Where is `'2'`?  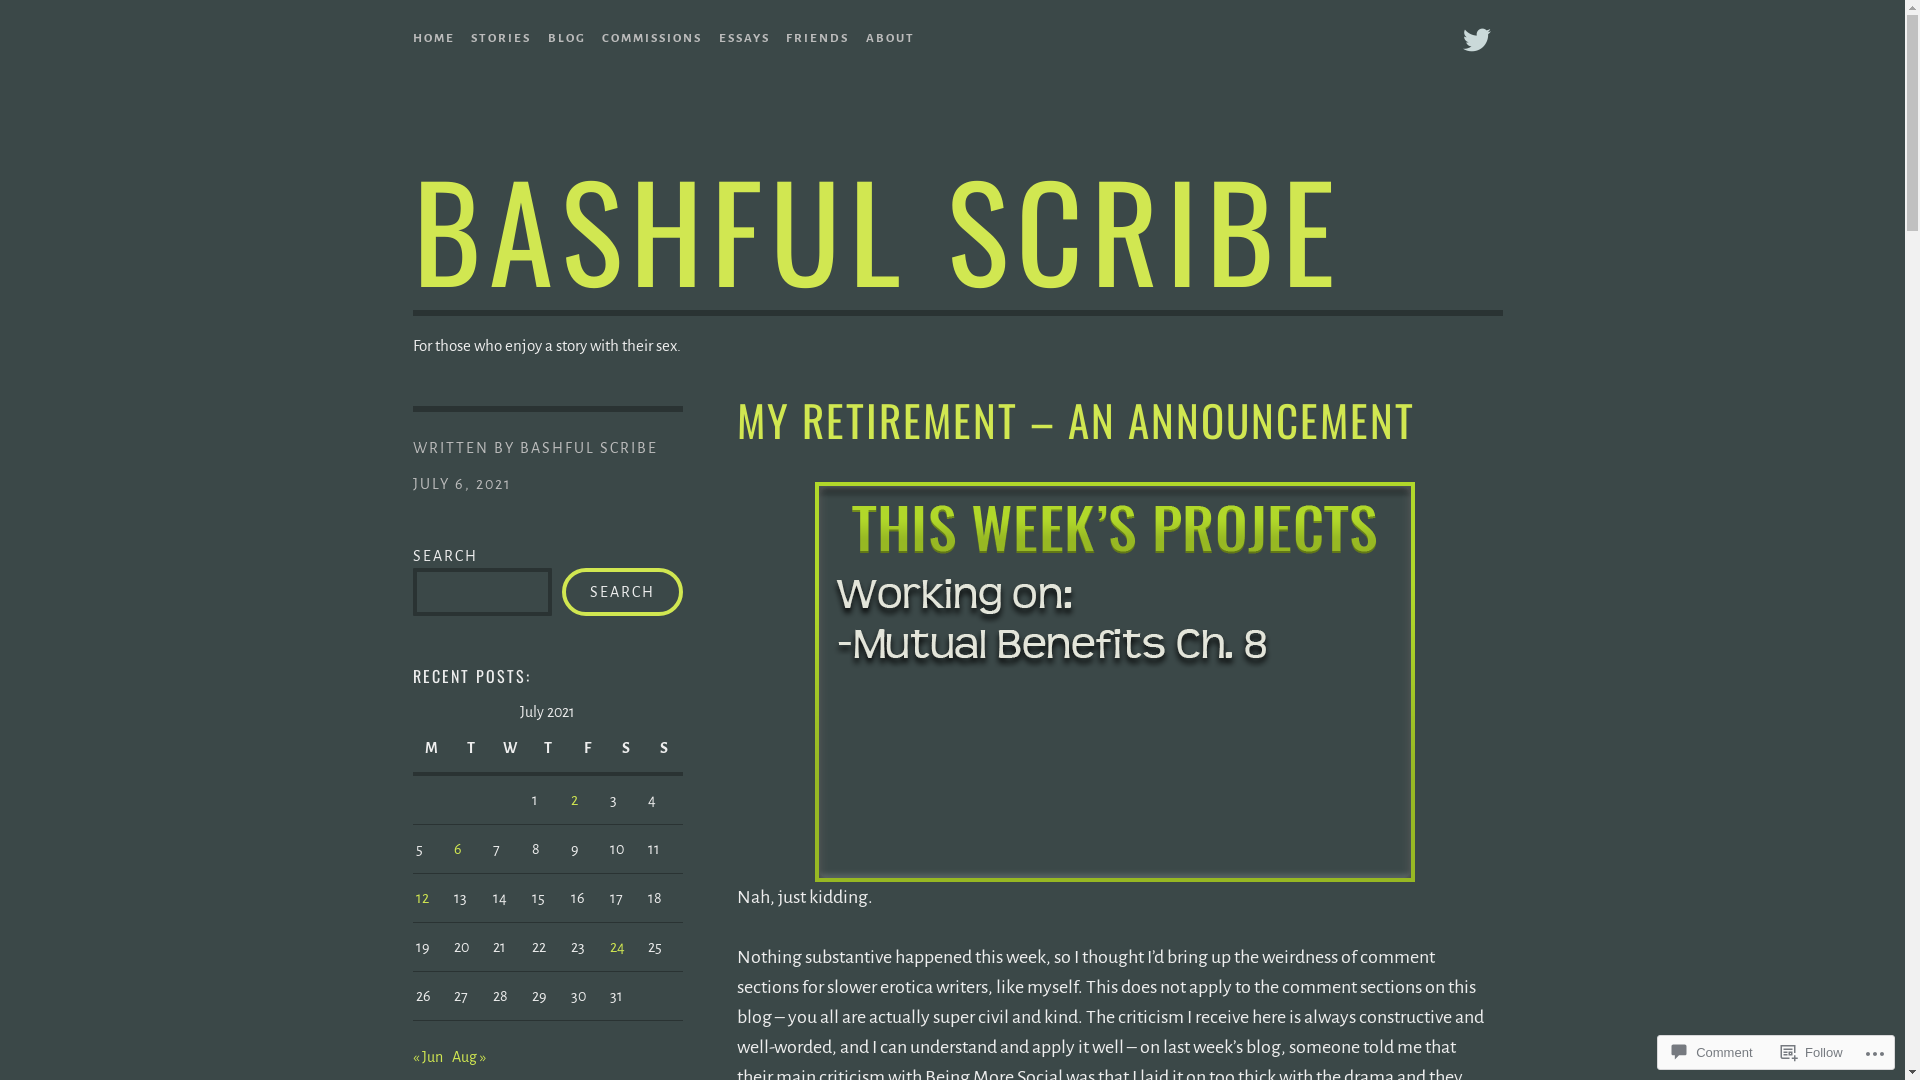
'2' is located at coordinates (573, 798).